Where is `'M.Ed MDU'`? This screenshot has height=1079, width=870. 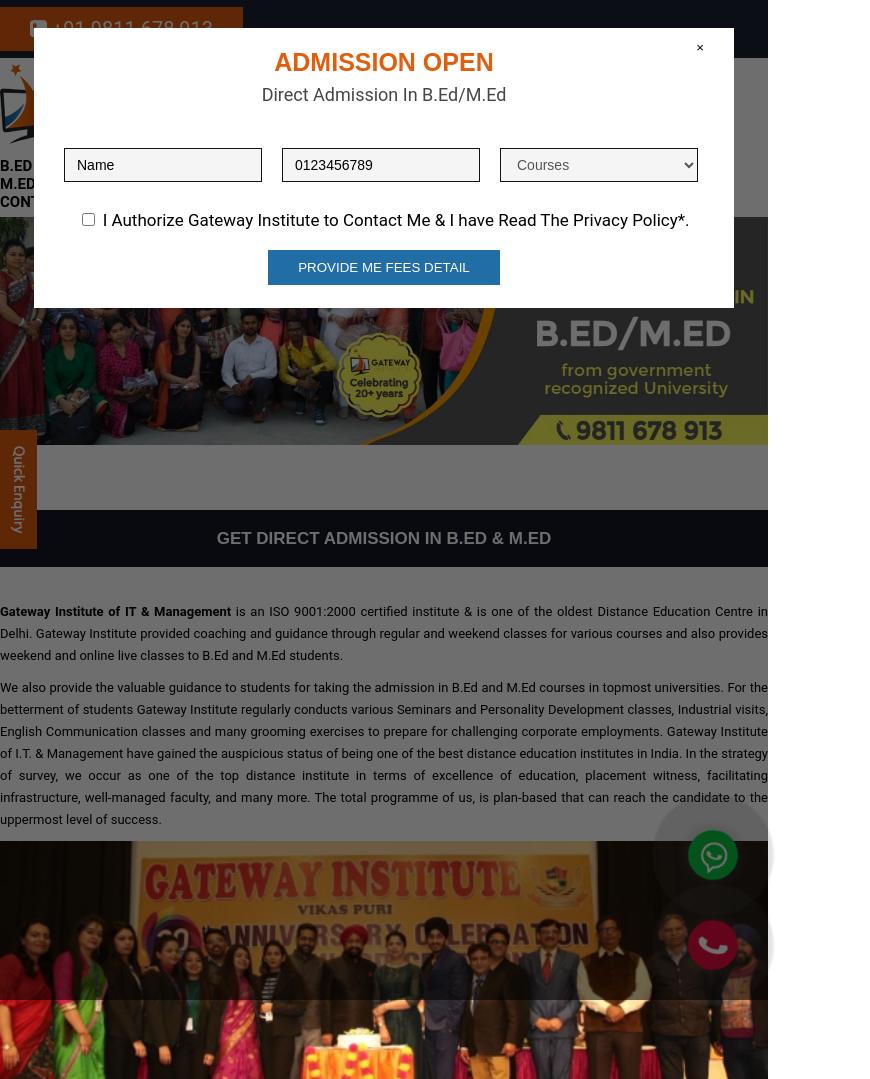
'M.Ed MDU' is located at coordinates (35, 183).